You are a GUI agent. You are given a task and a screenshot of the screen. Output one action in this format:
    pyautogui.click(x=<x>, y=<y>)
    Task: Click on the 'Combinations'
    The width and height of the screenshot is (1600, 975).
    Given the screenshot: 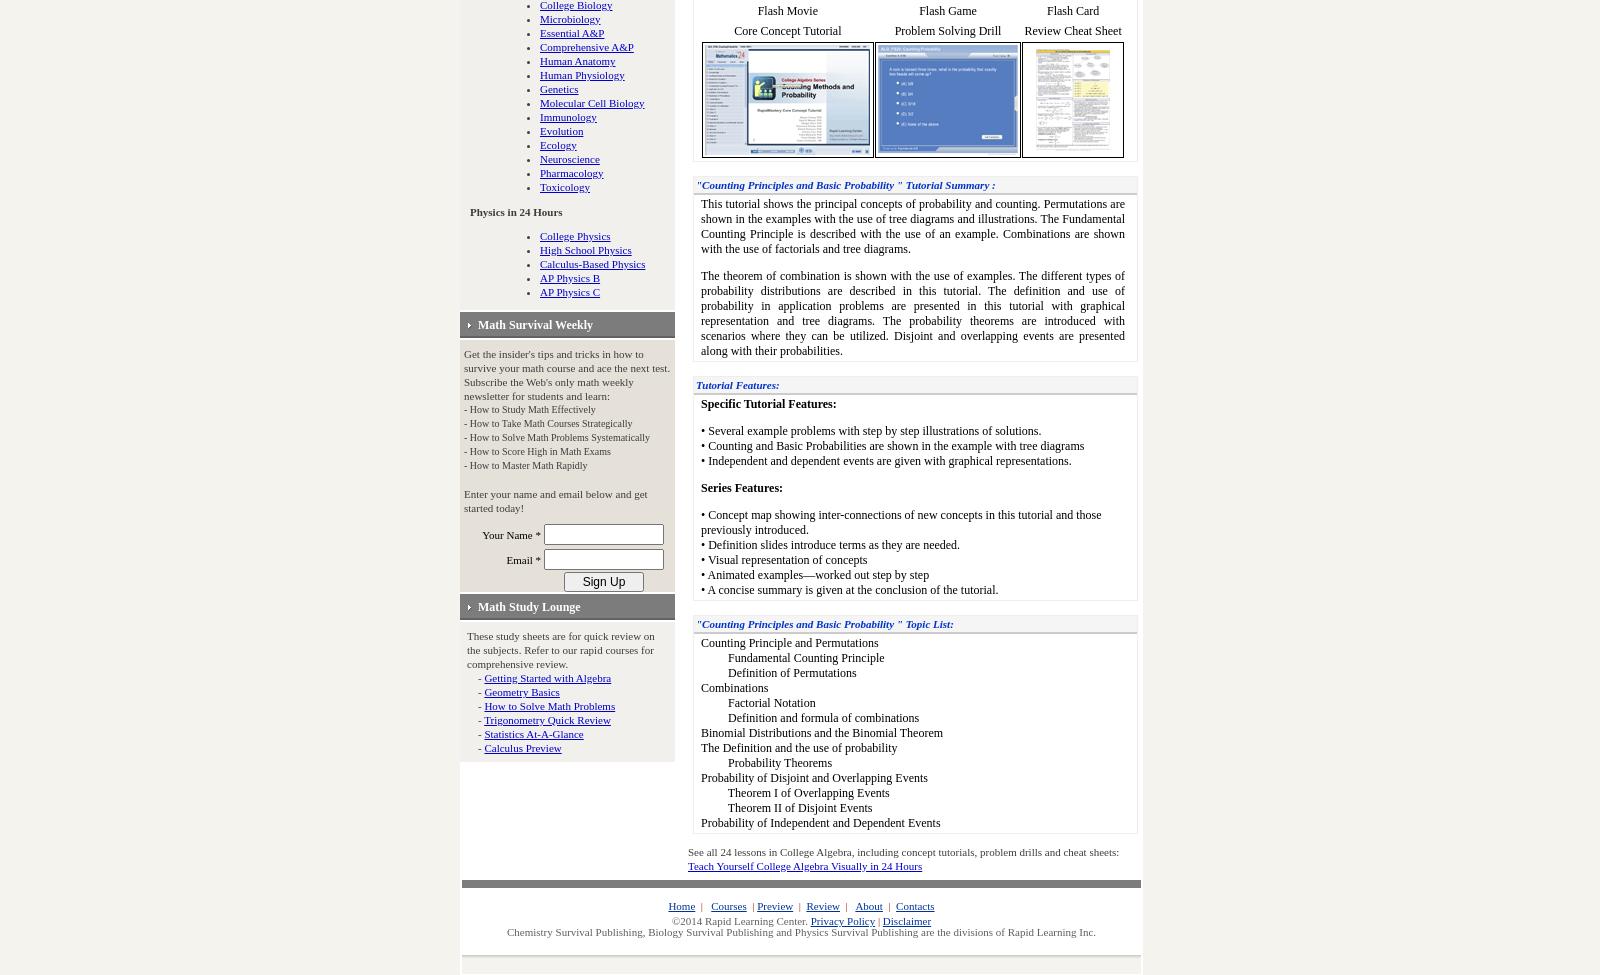 What is the action you would take?
    pyautogui.click(x=734, y=686)
    